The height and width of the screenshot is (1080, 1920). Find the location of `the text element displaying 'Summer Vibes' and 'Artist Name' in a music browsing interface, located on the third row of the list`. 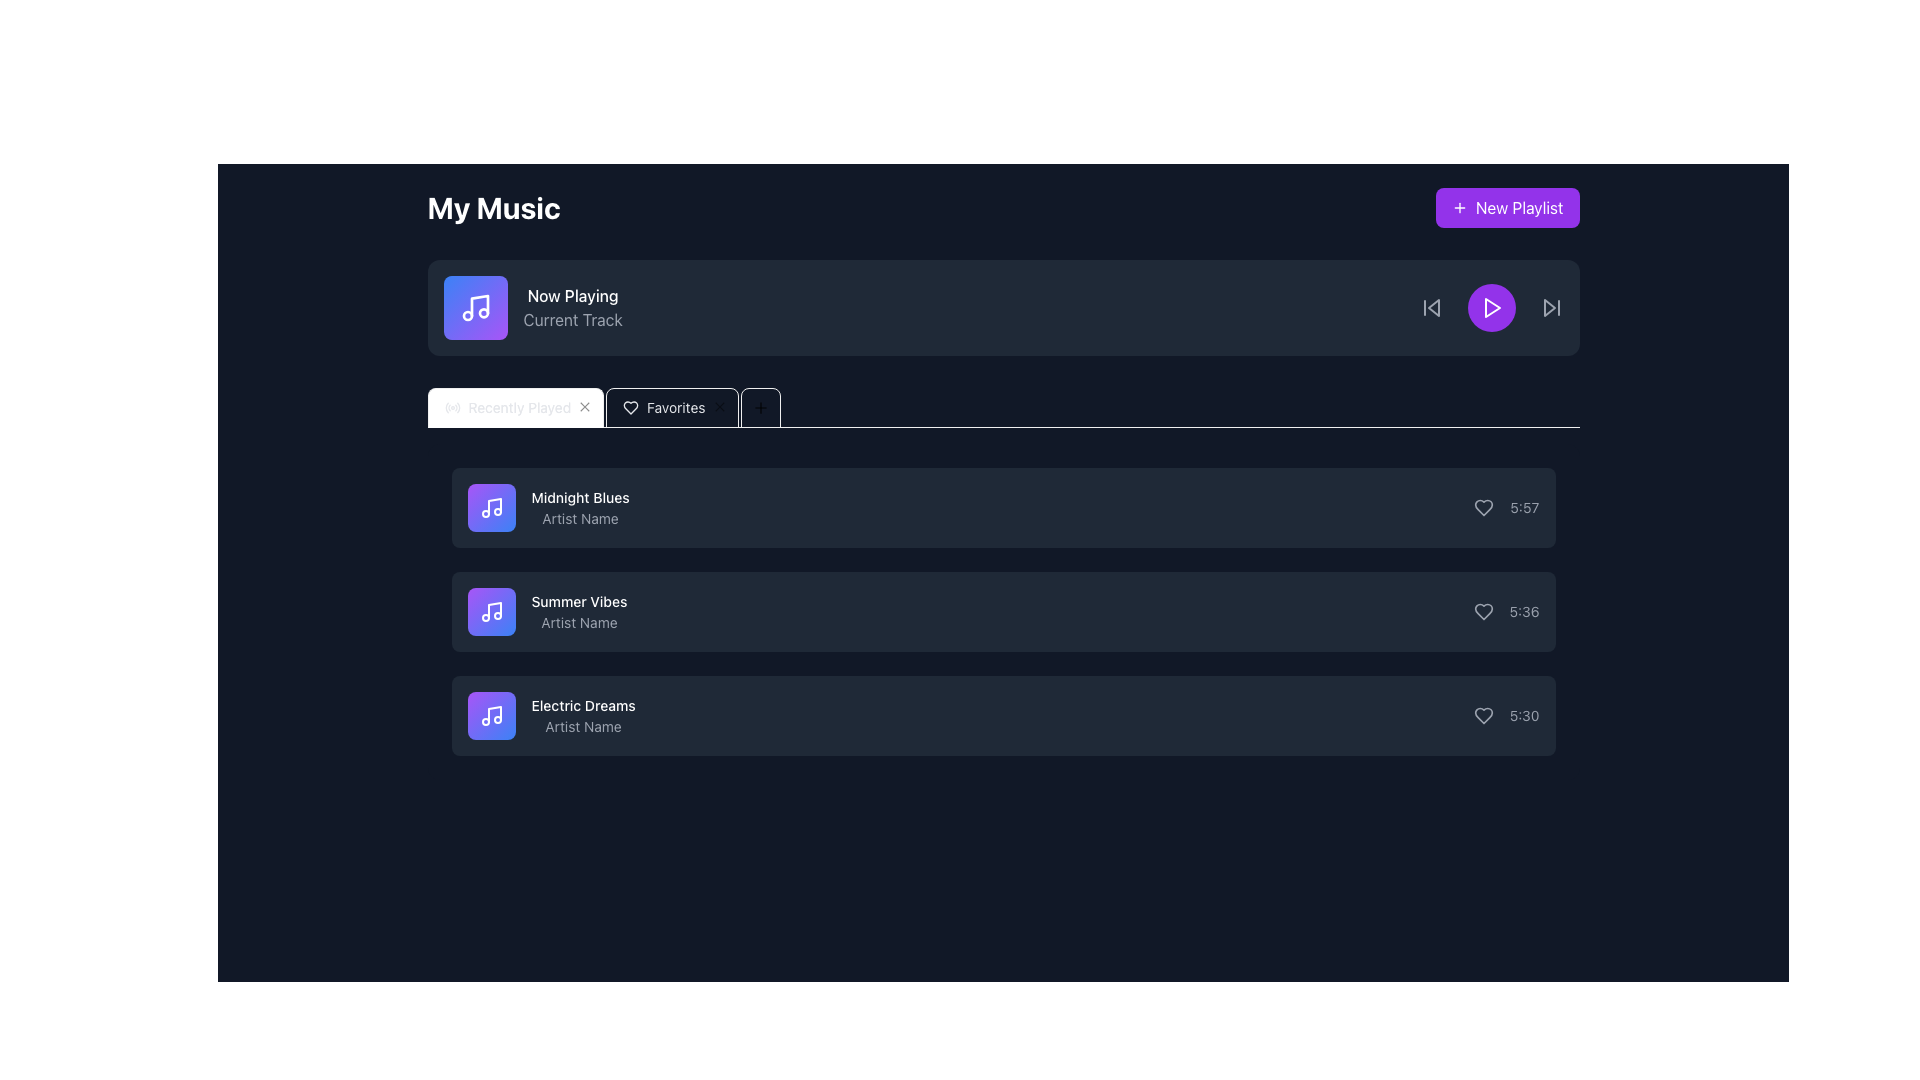

the text element displaying 'Summer Vibes' and 'Artist Name' in a music browsing interface, located on the third row of the list is located at coordinates (578, 611).